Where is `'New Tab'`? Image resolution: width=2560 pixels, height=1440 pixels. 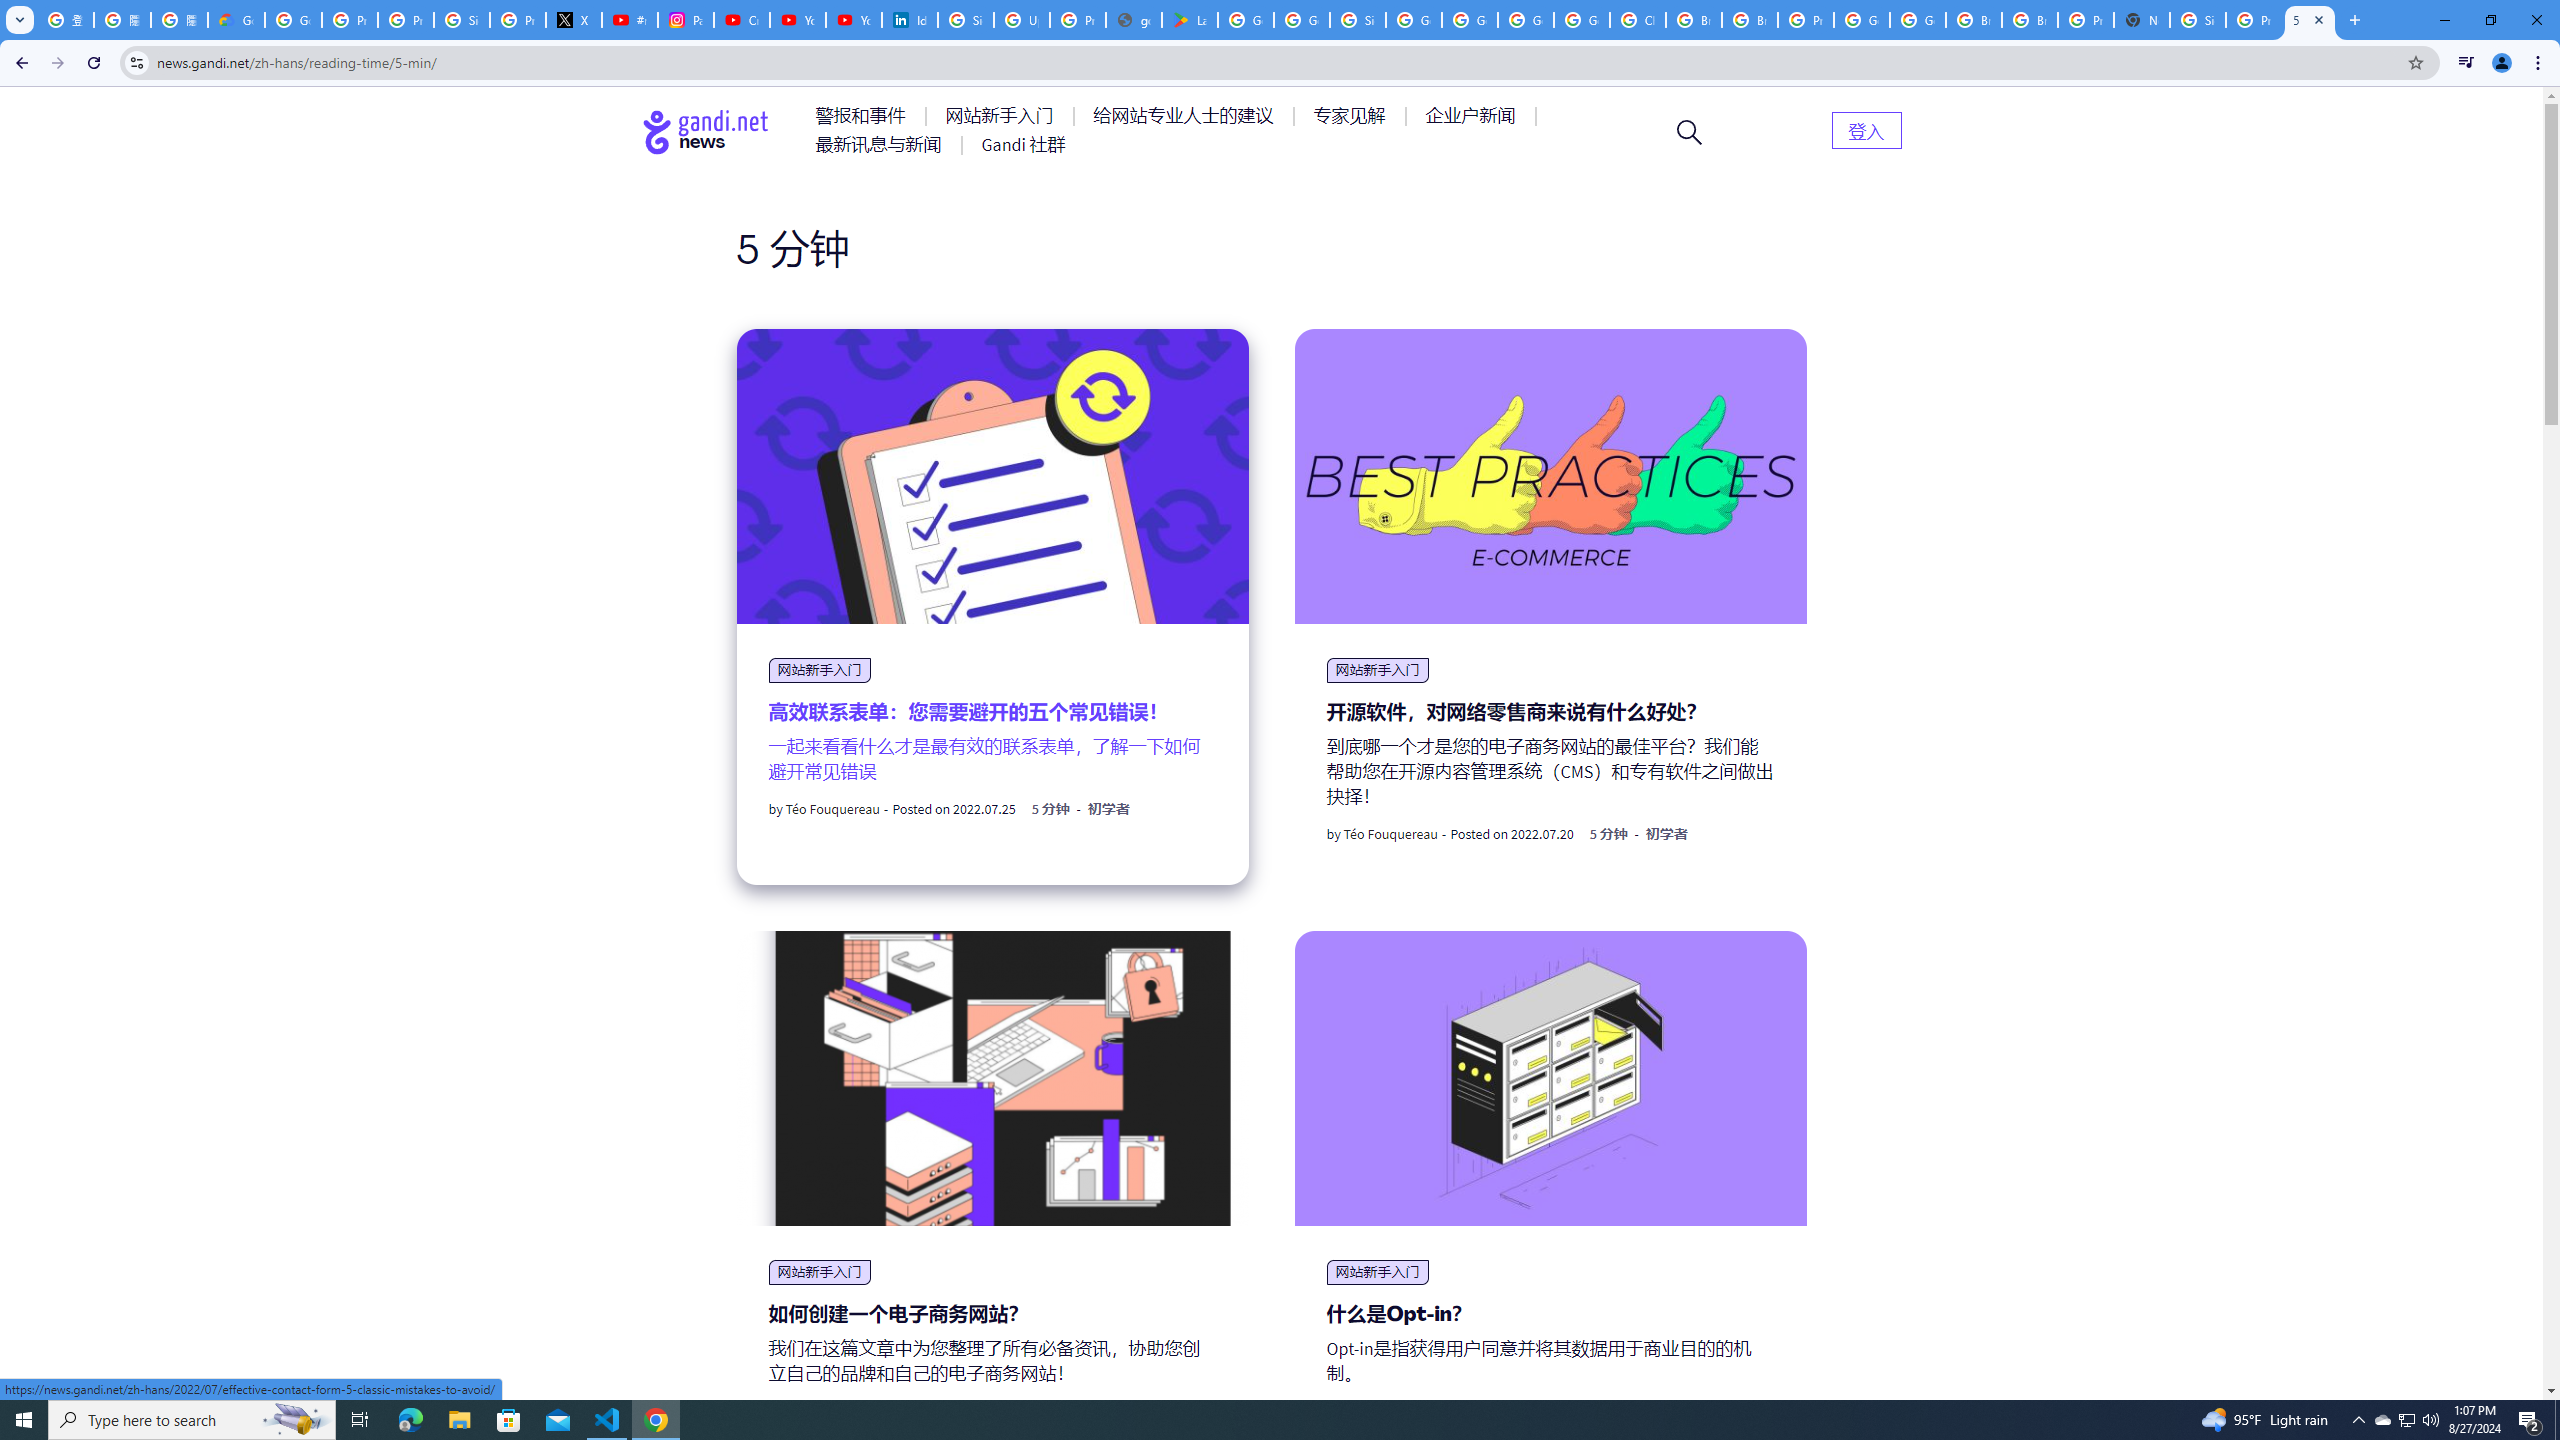
'New Tab' is located at coordinates (2140, 19).